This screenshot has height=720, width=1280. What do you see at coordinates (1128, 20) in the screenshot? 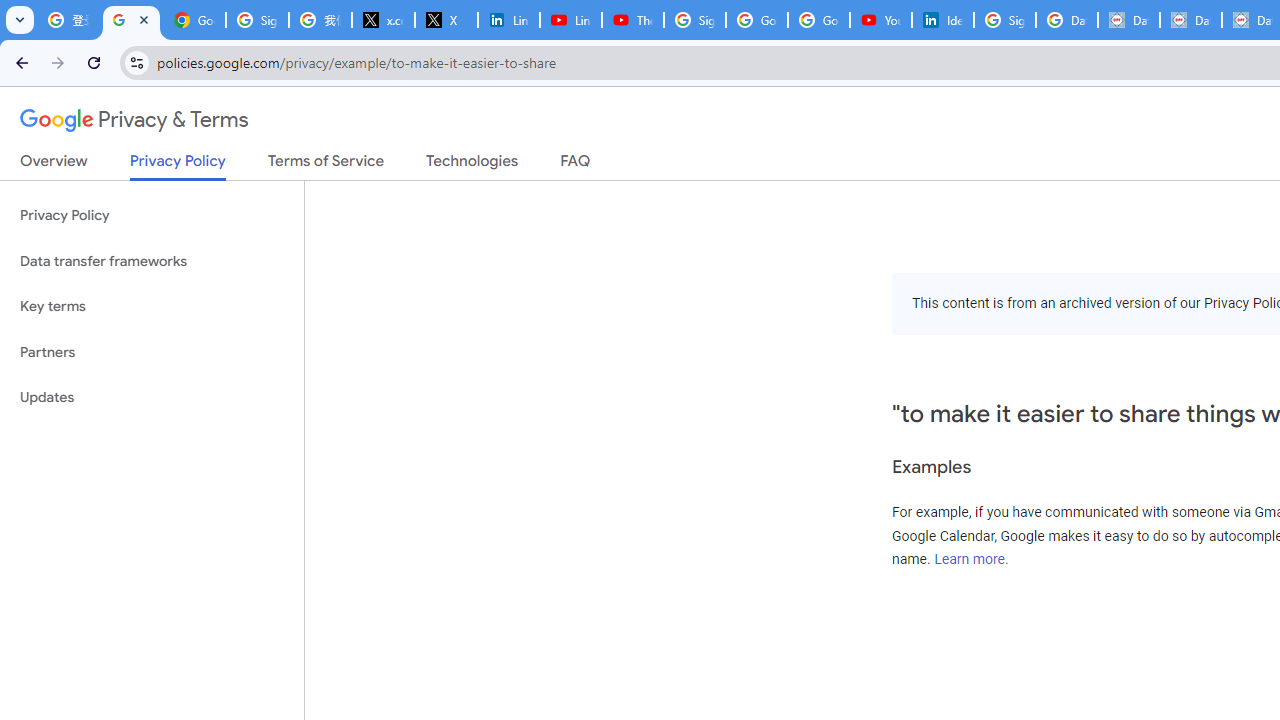
I see `'Data Privacy Framework'` at bounding box center [1128, 20].